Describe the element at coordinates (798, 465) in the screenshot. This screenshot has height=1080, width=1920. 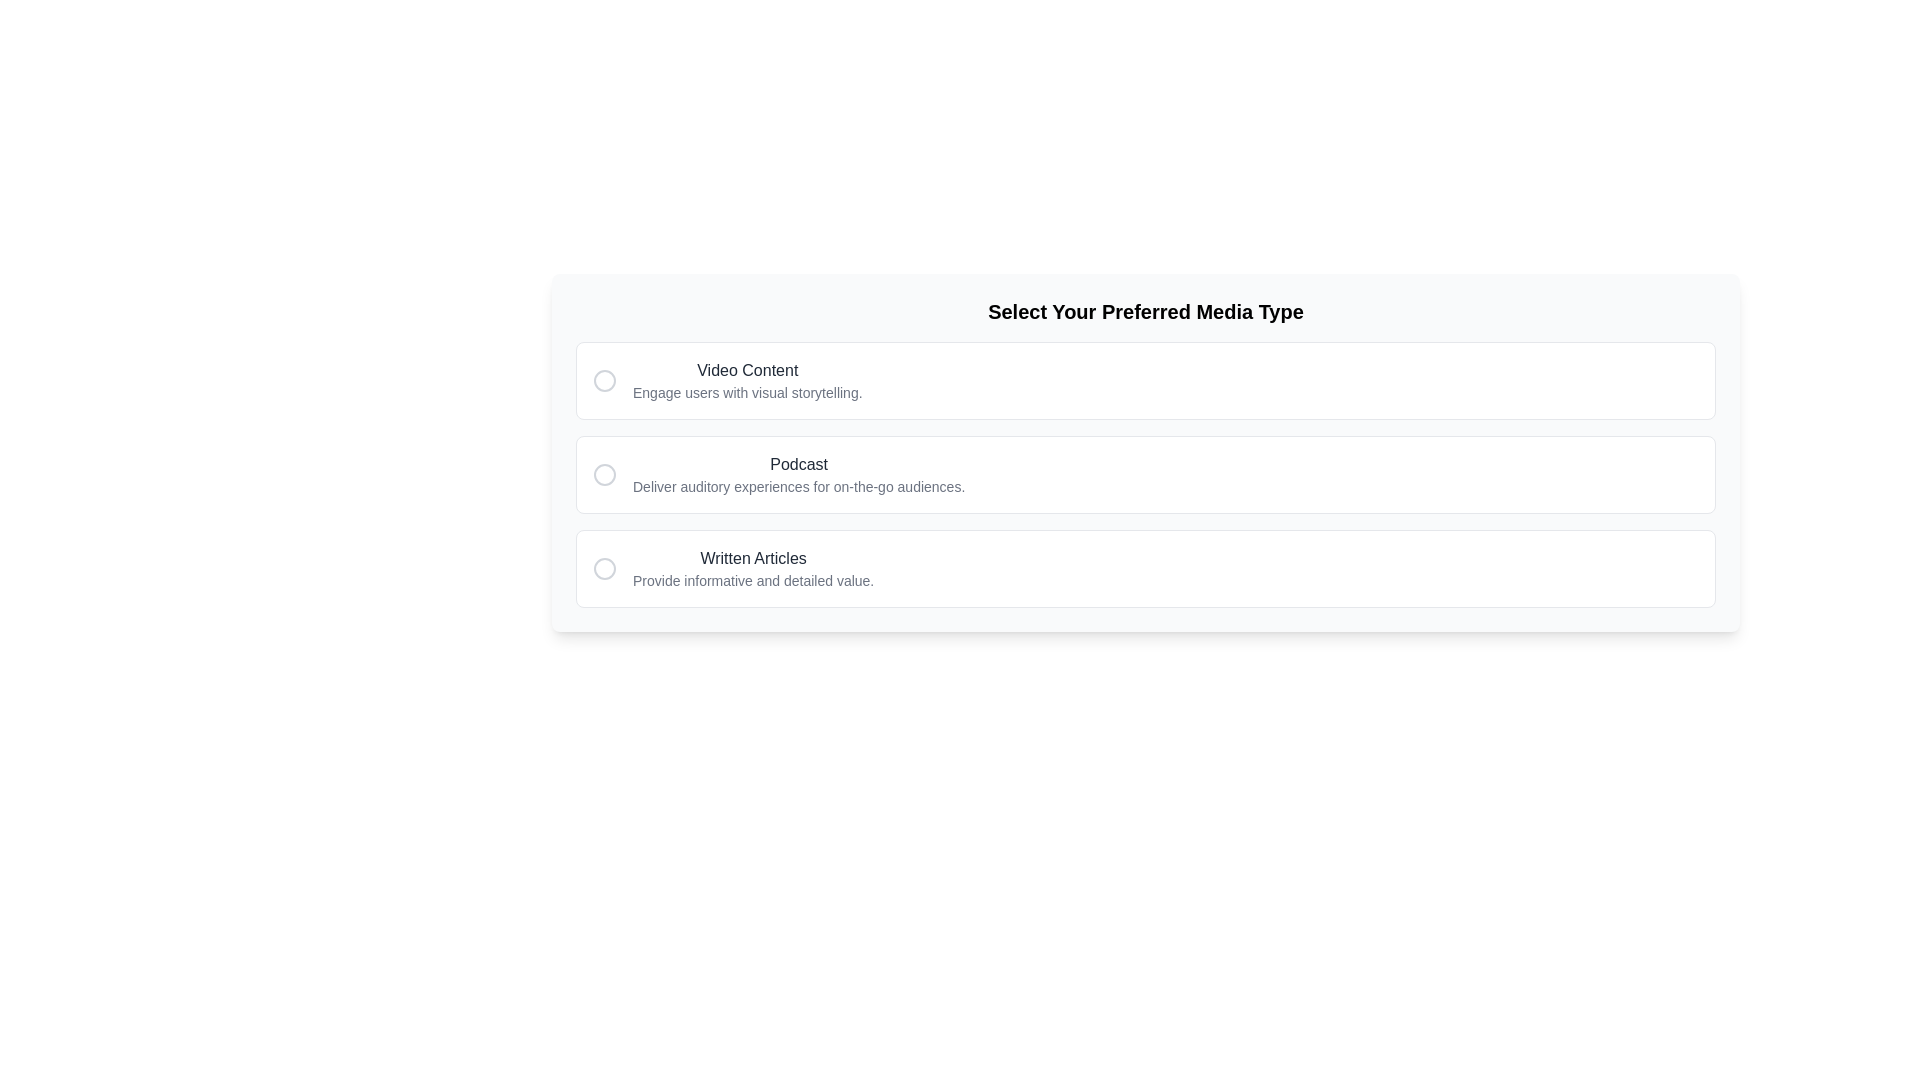
I see `the text label element displaying 'Podcast', which is styled with a dark gray font and is part of a selectable row for media type selection` at that location.